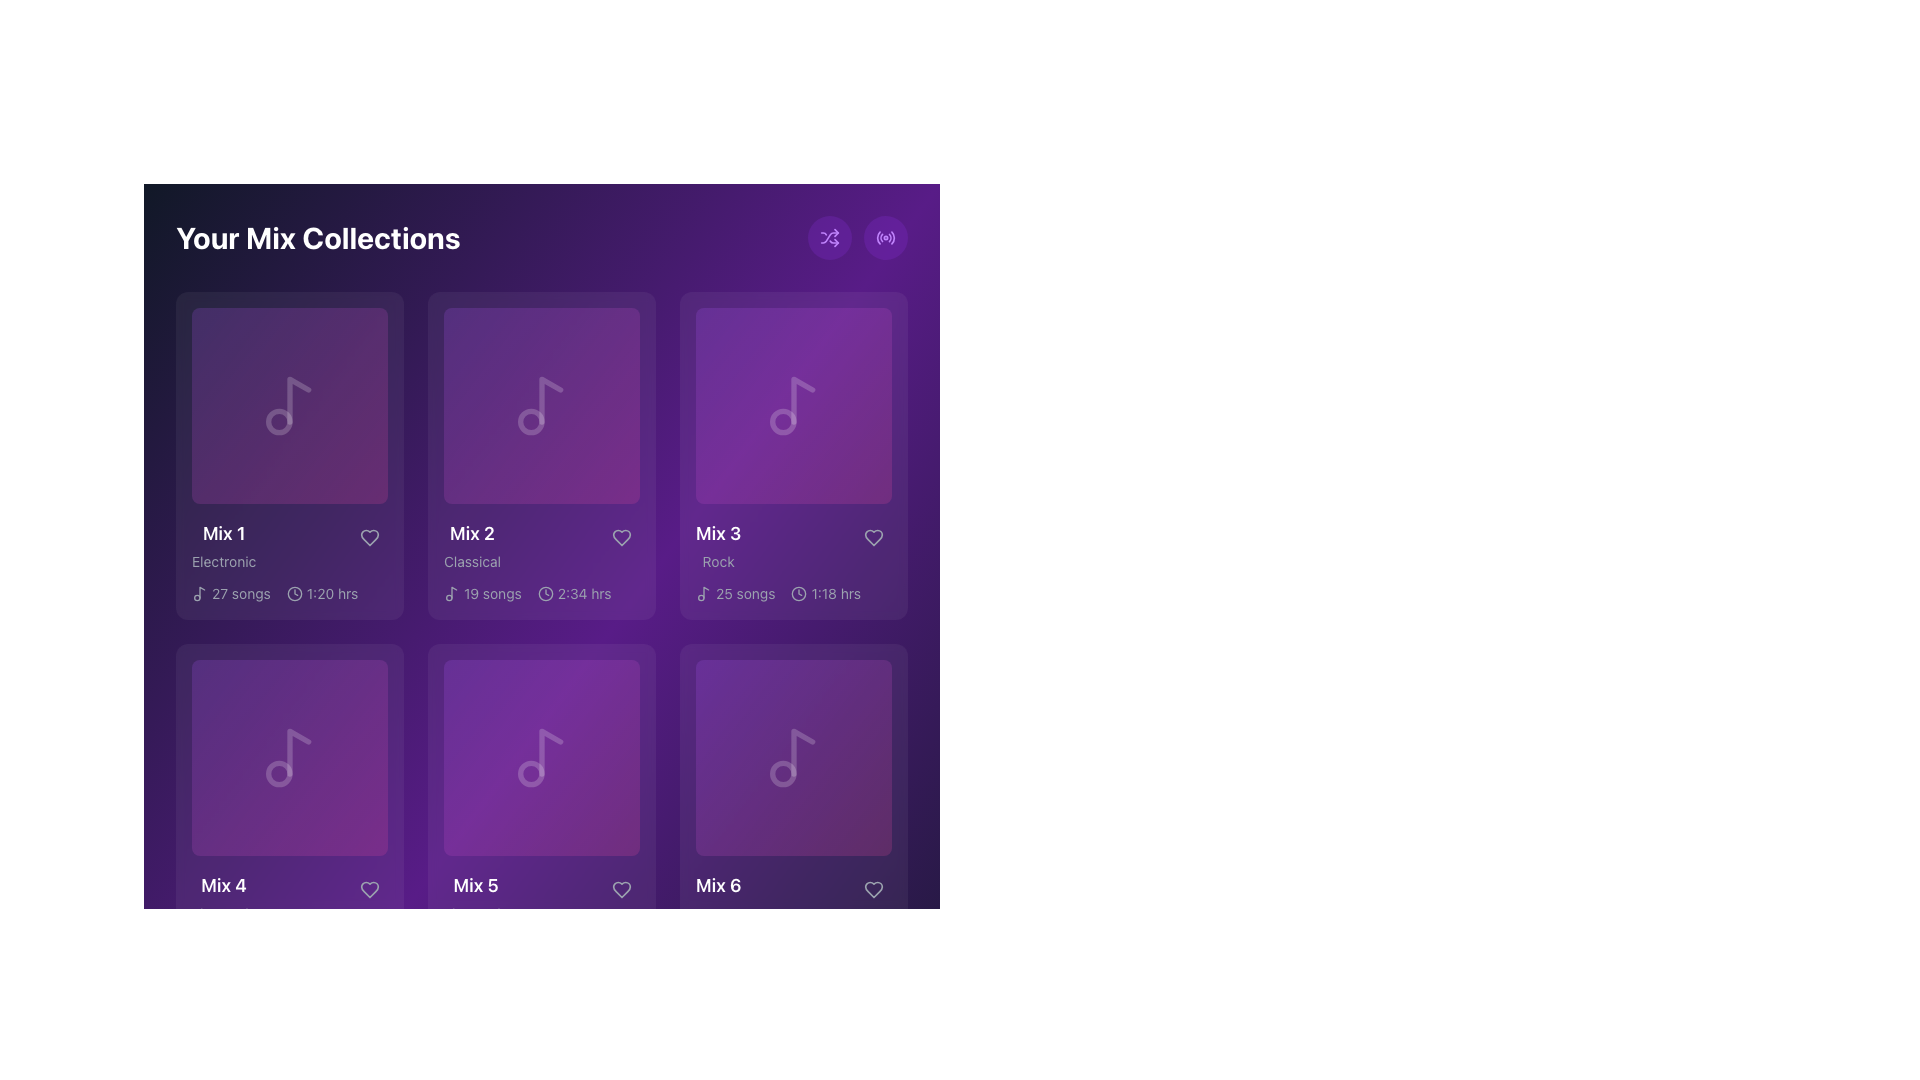 This screenshot has height=1080, width=1920. I want to click on the purple circular button located in the second column of the first row within the 'Your Mix Collections' section to play the associated music mix labeled 'Mix 2', so click(542, 405).